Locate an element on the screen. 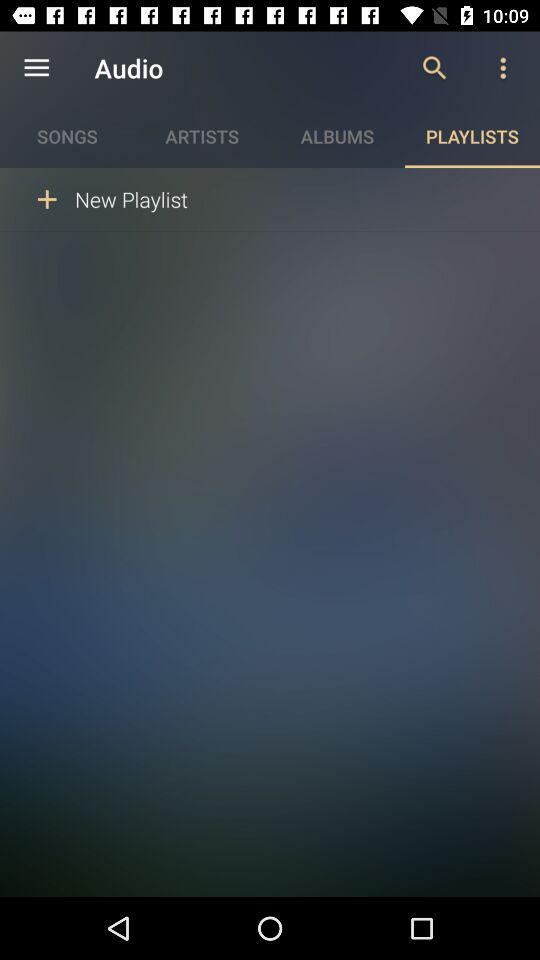 The width and height of the screenshot is (540, 960). icon next to audio item is located at coordinates (434, 68).